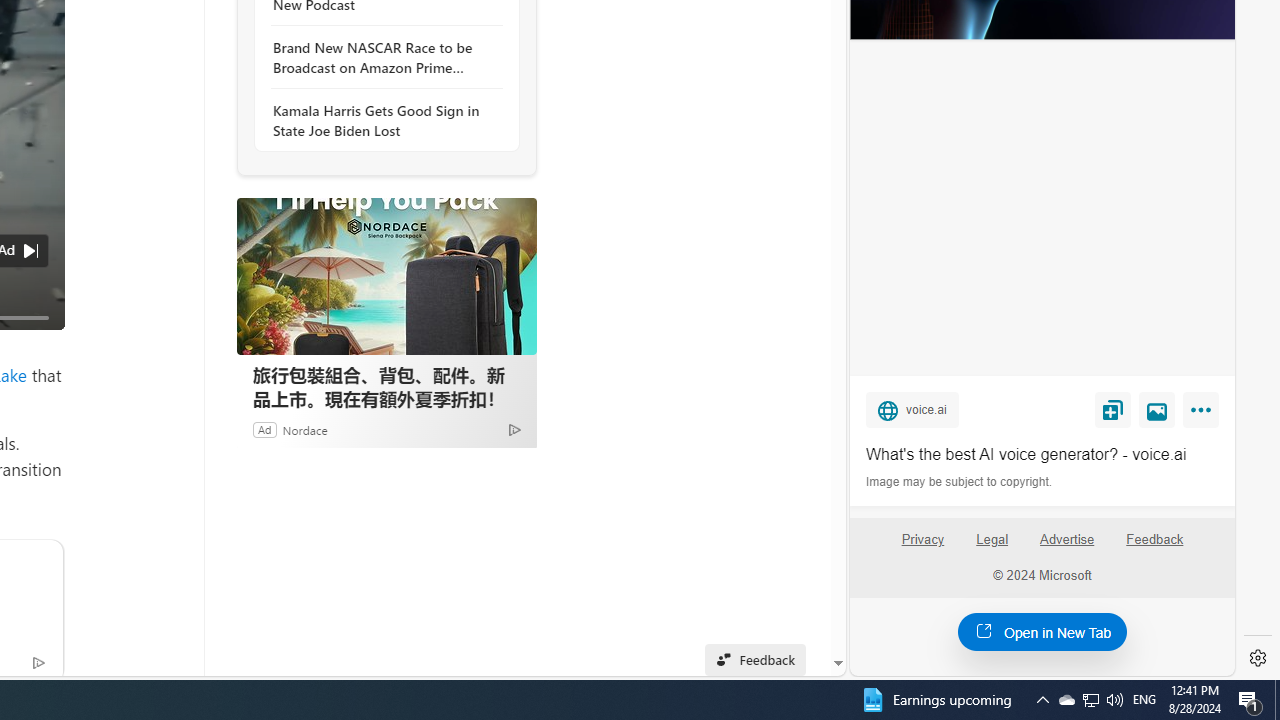  I want to click on 'Brand New NASCAR Race to be Broadcast on Amazon Prime Video', so click(381, 56).